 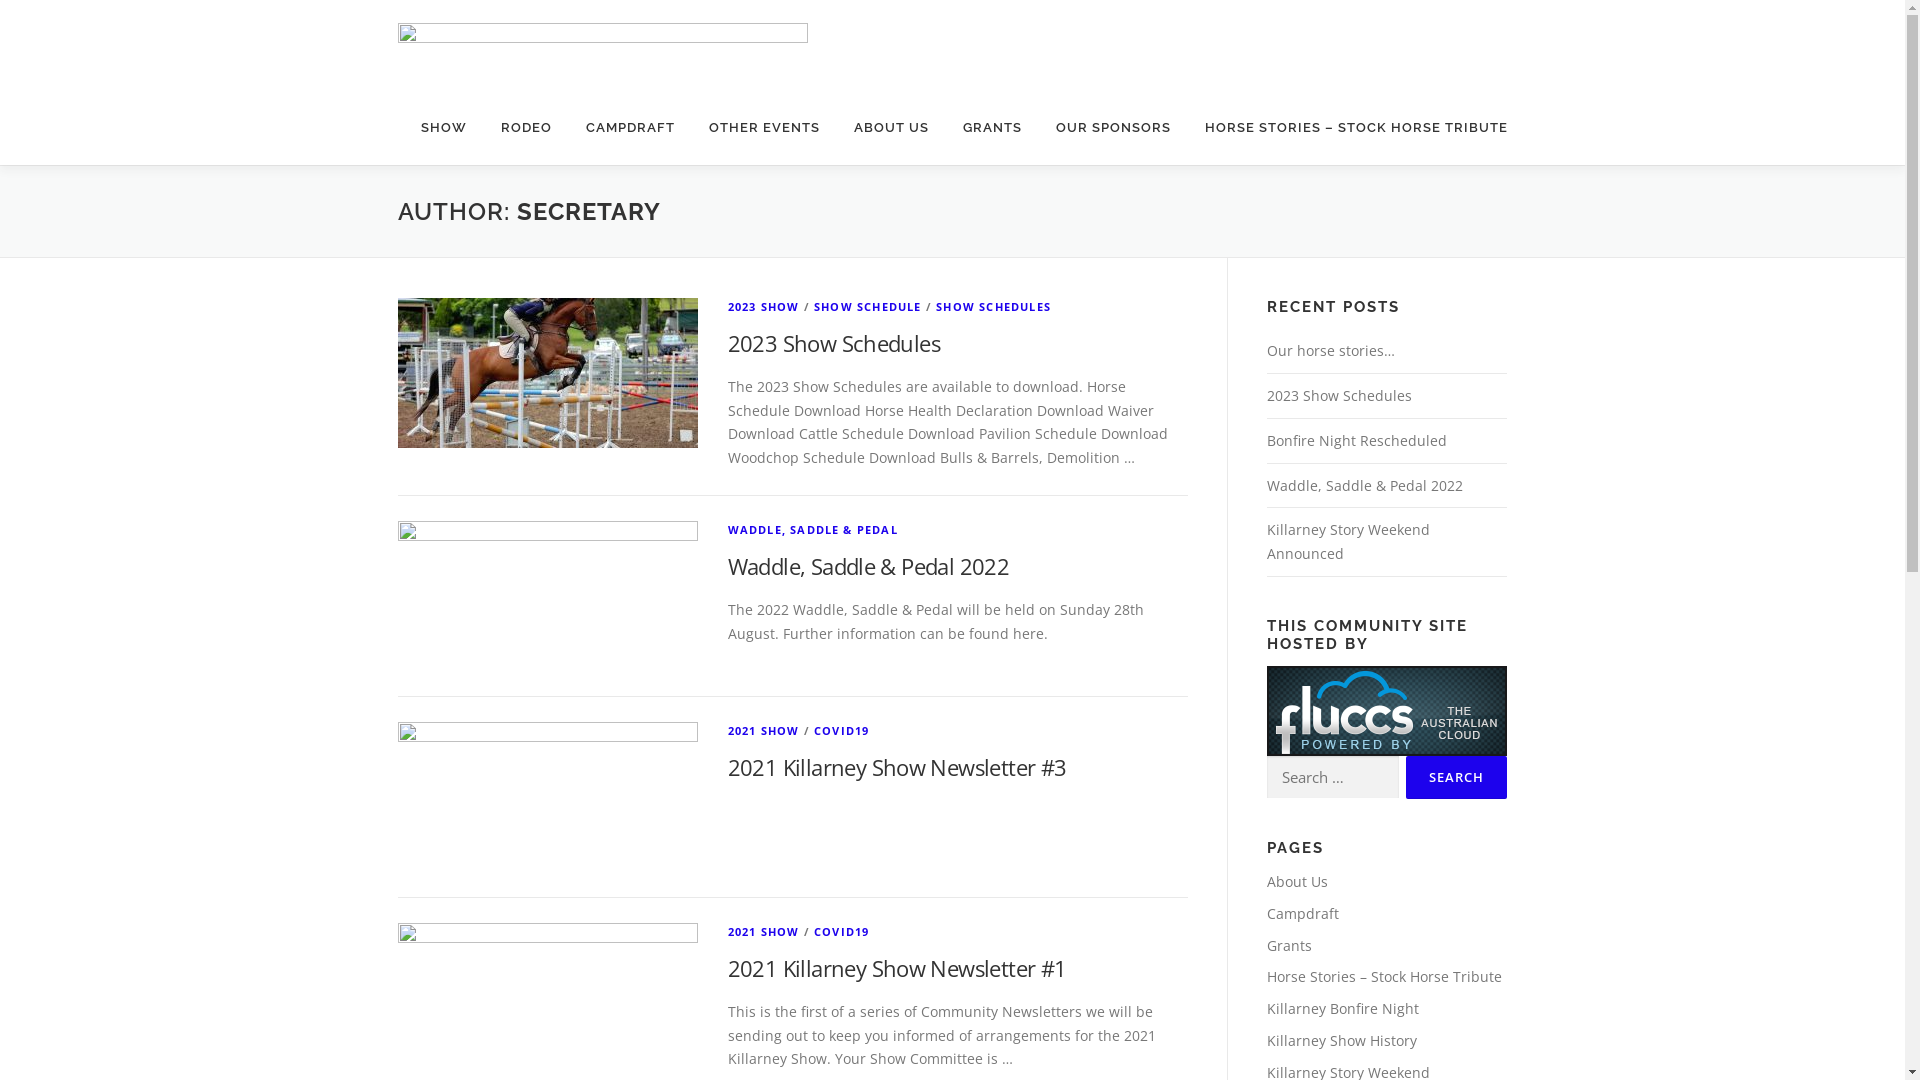 I want to click on 'SHOW', so click(x=402, y=127).